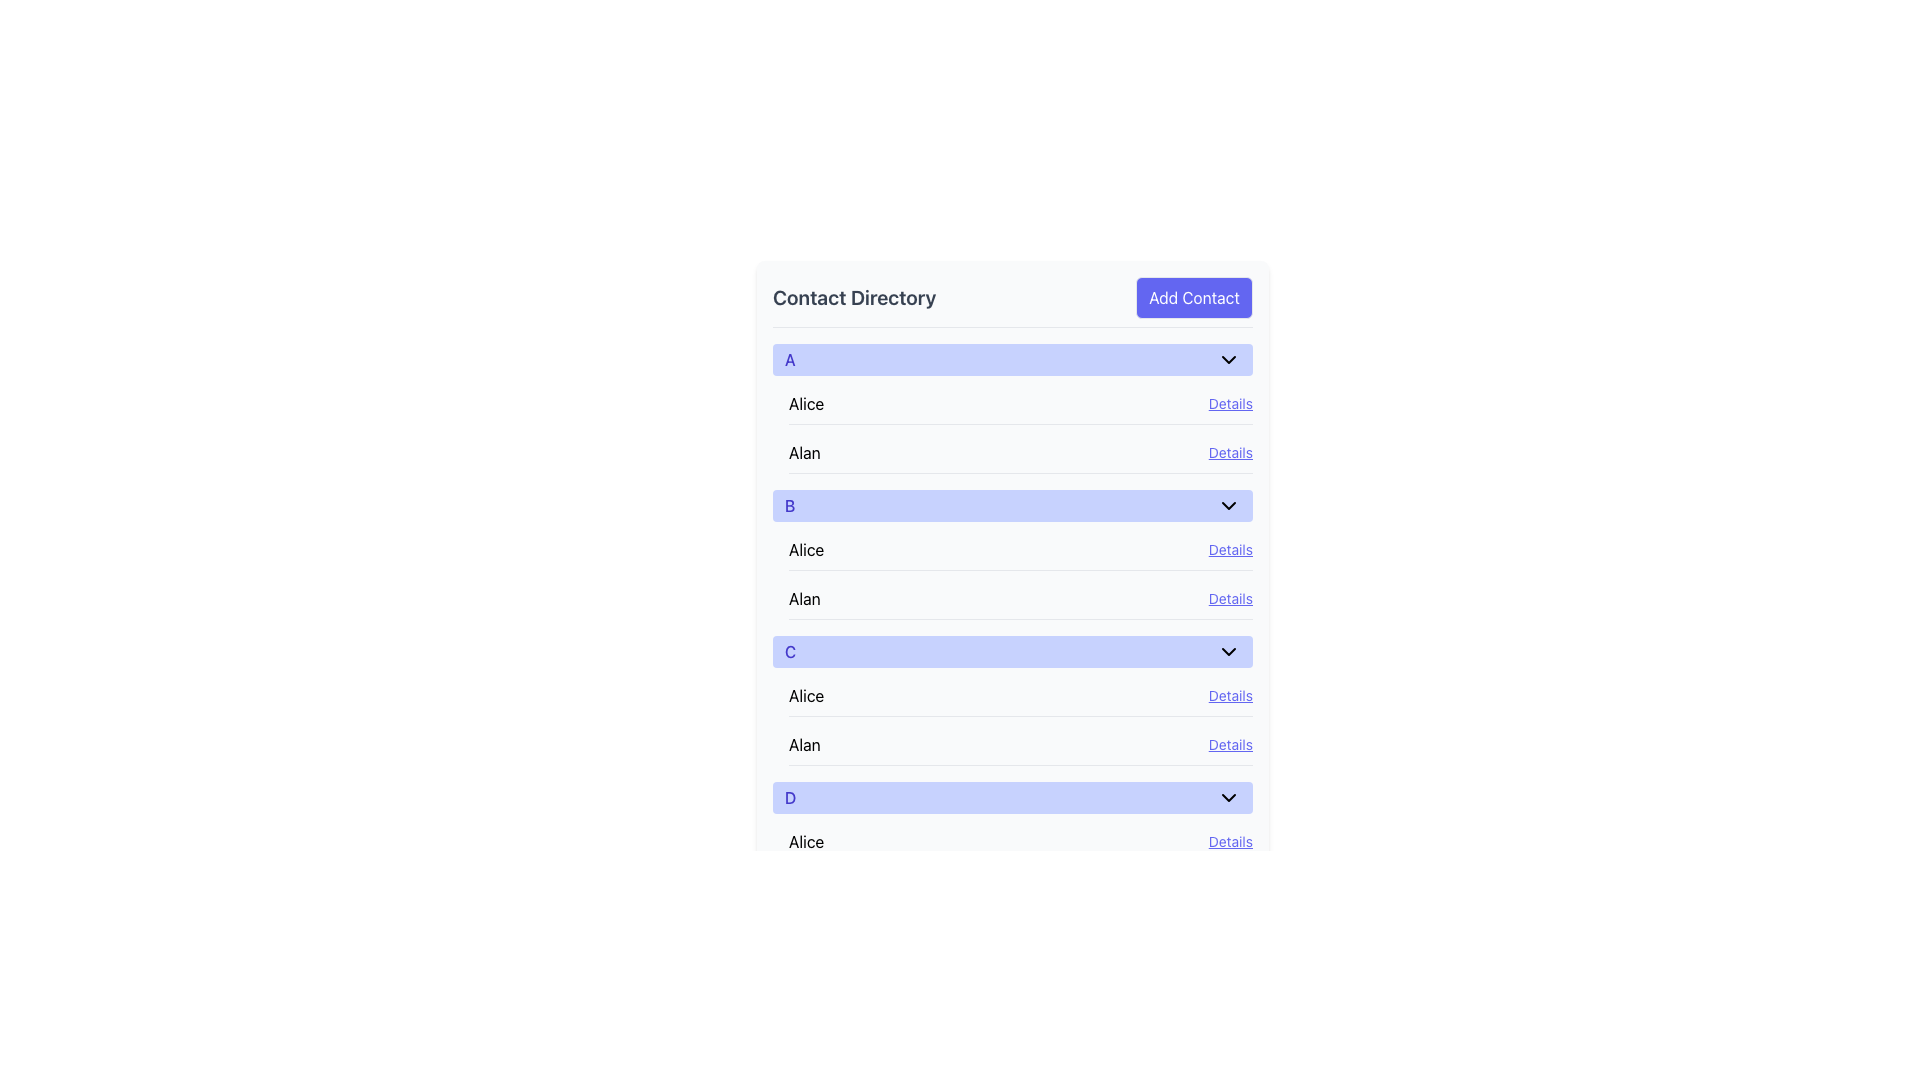 The width and height of the screenshot is (1920, 1080). Describe the element at coordinates (1228, 744) in the screenshot. I see `the hyperlink for the contact 'Alan' located in the third section labeled 'C' of the 'Contact Directory' interface` at that location.